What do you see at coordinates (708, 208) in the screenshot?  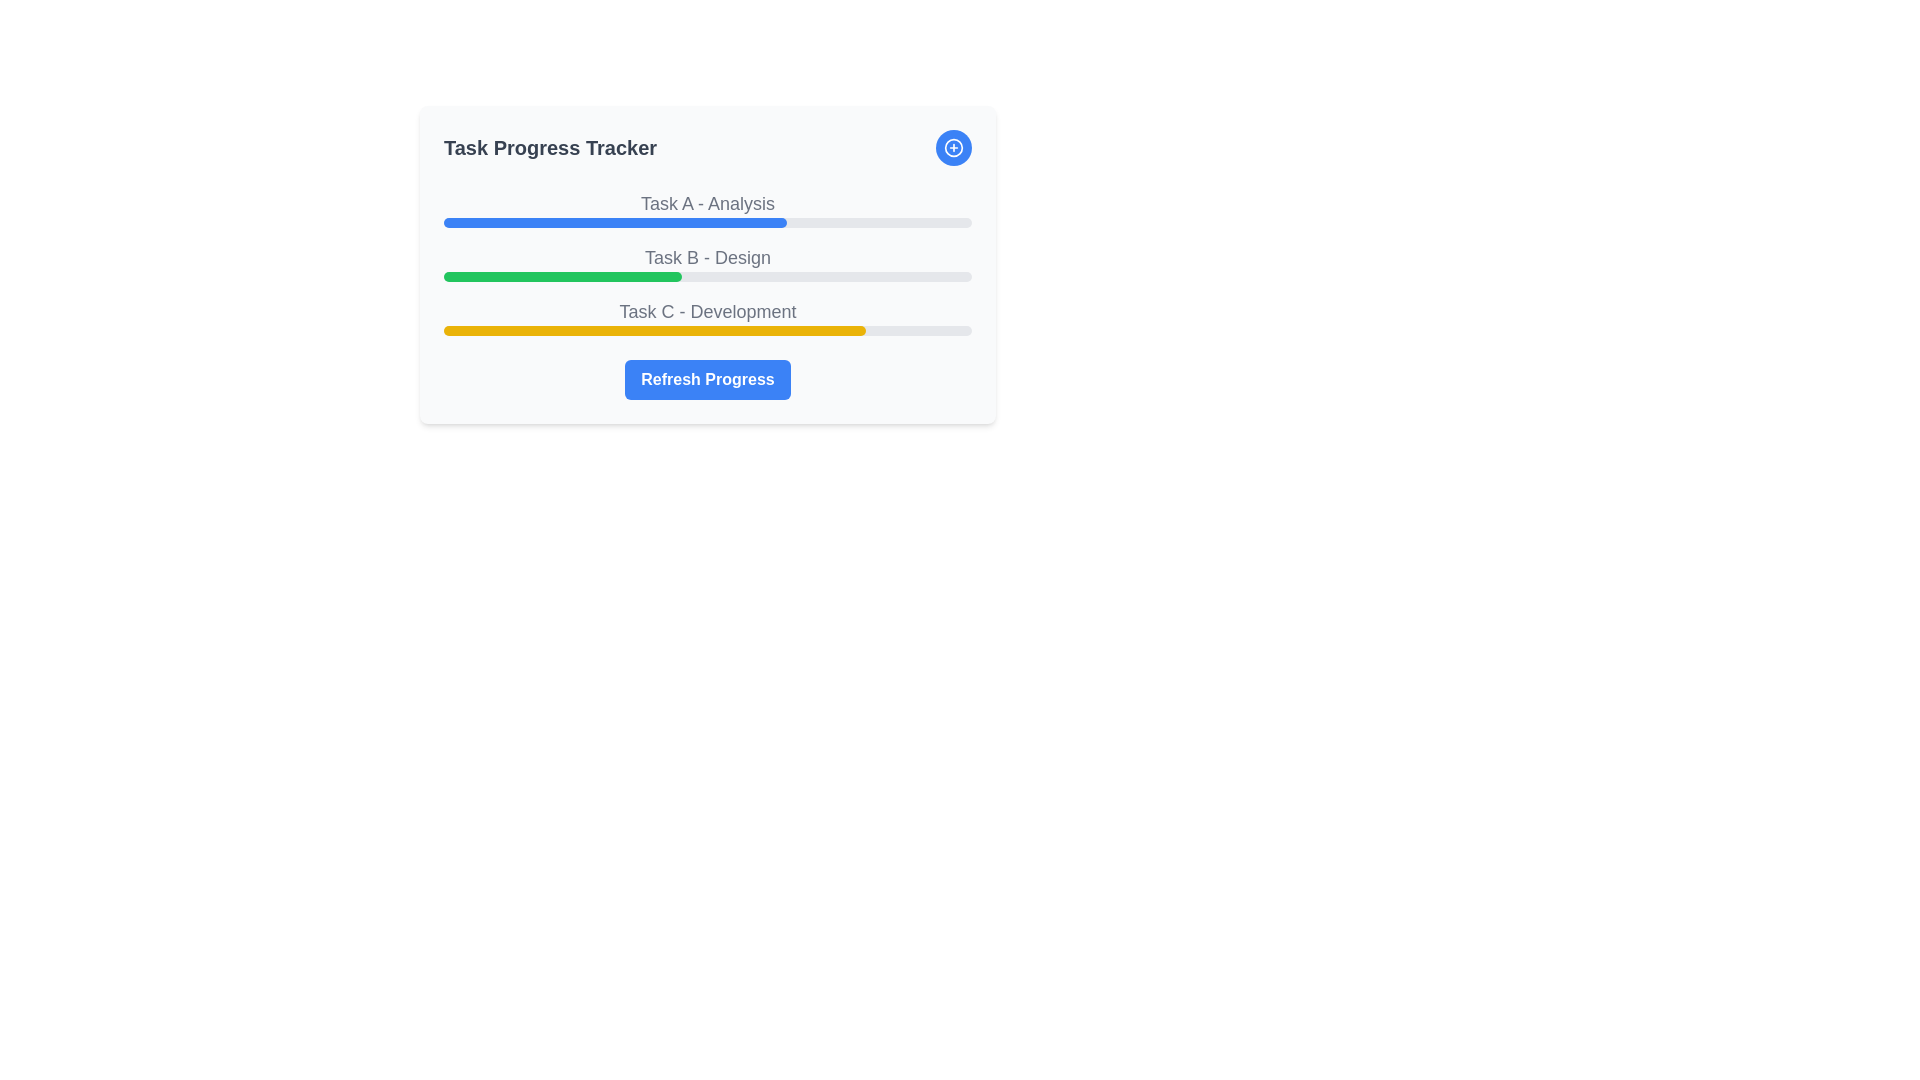 I see `progress indicator for 'Task A - Analysis', which is the first item in the vertical list of task progress indicators` at bounding box center [708, 208].